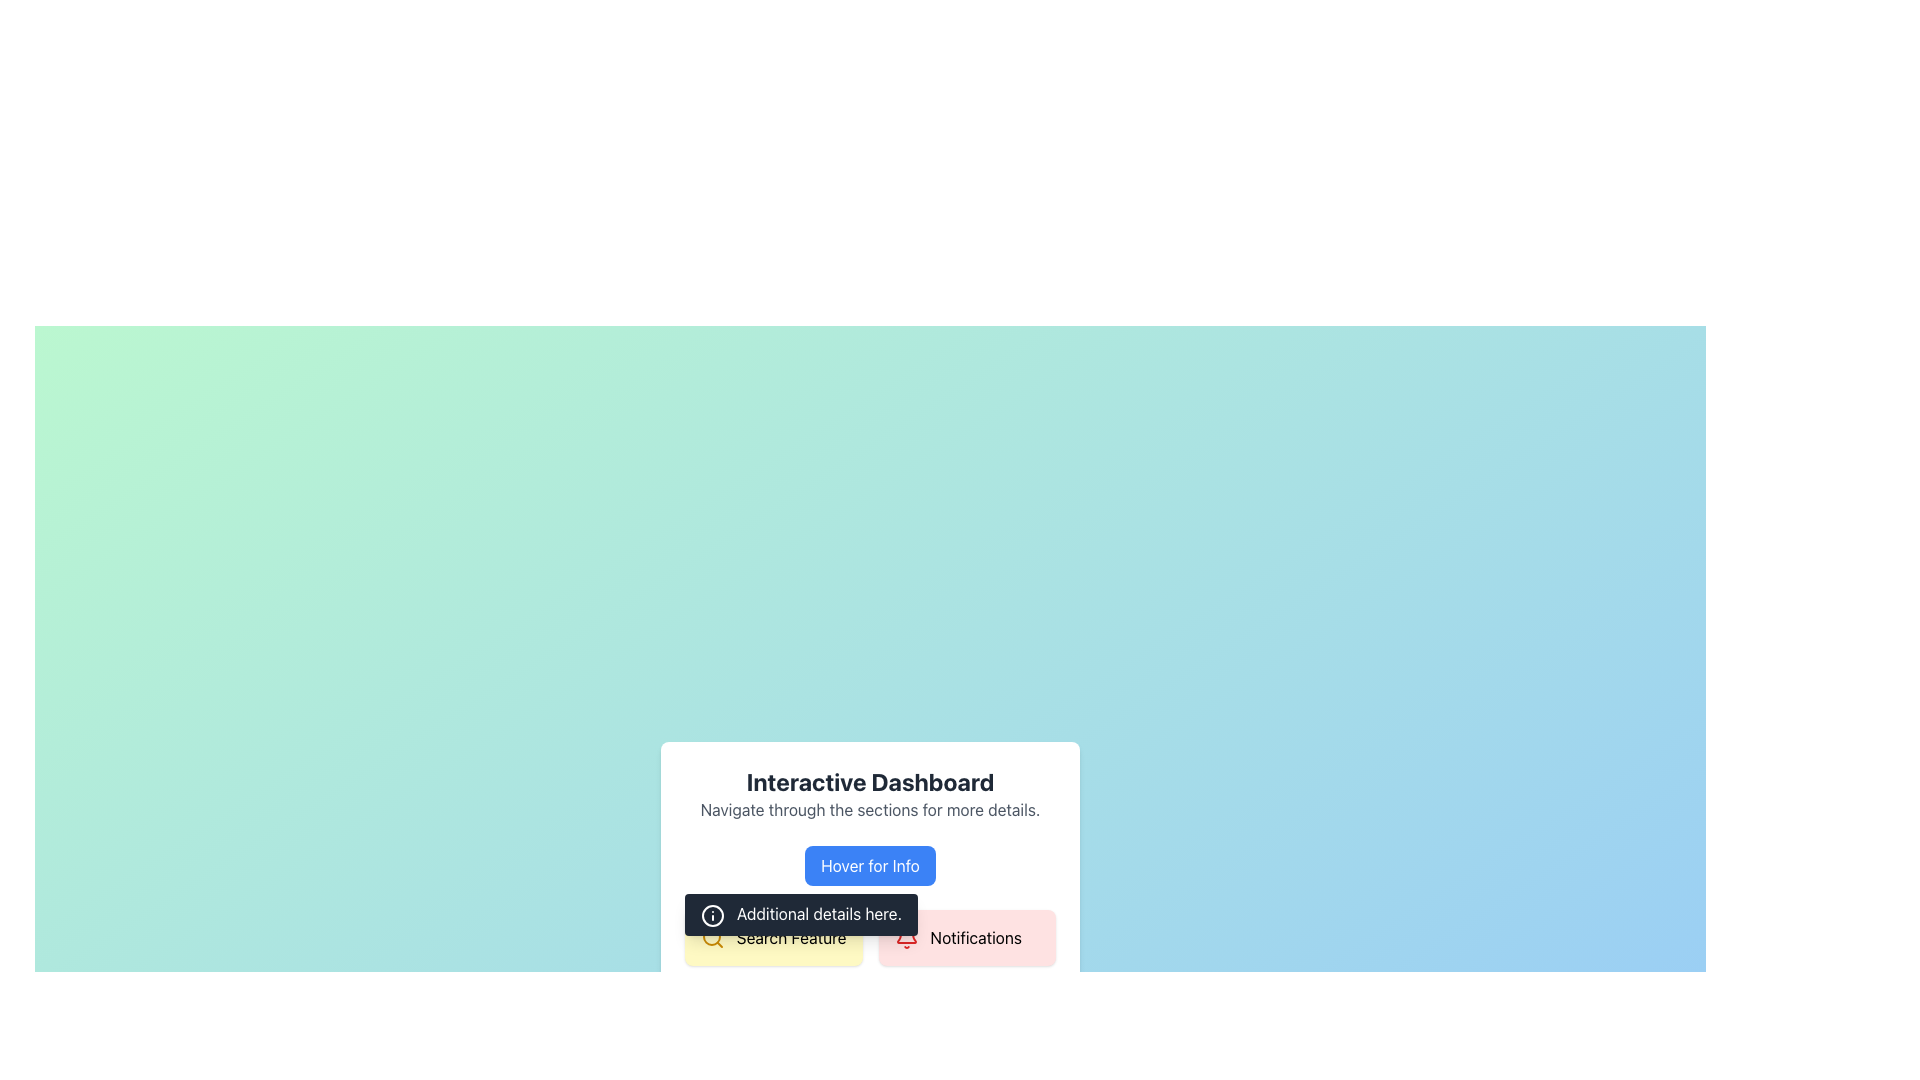 This screenshot has width=1920, height=1080. Describe the element at coordinates (712, 937) in the screenshot. I see `the search icon which symbolizes the searching functionality, located in the bottom left of the 'Interactive Dashboard' card` at that location.